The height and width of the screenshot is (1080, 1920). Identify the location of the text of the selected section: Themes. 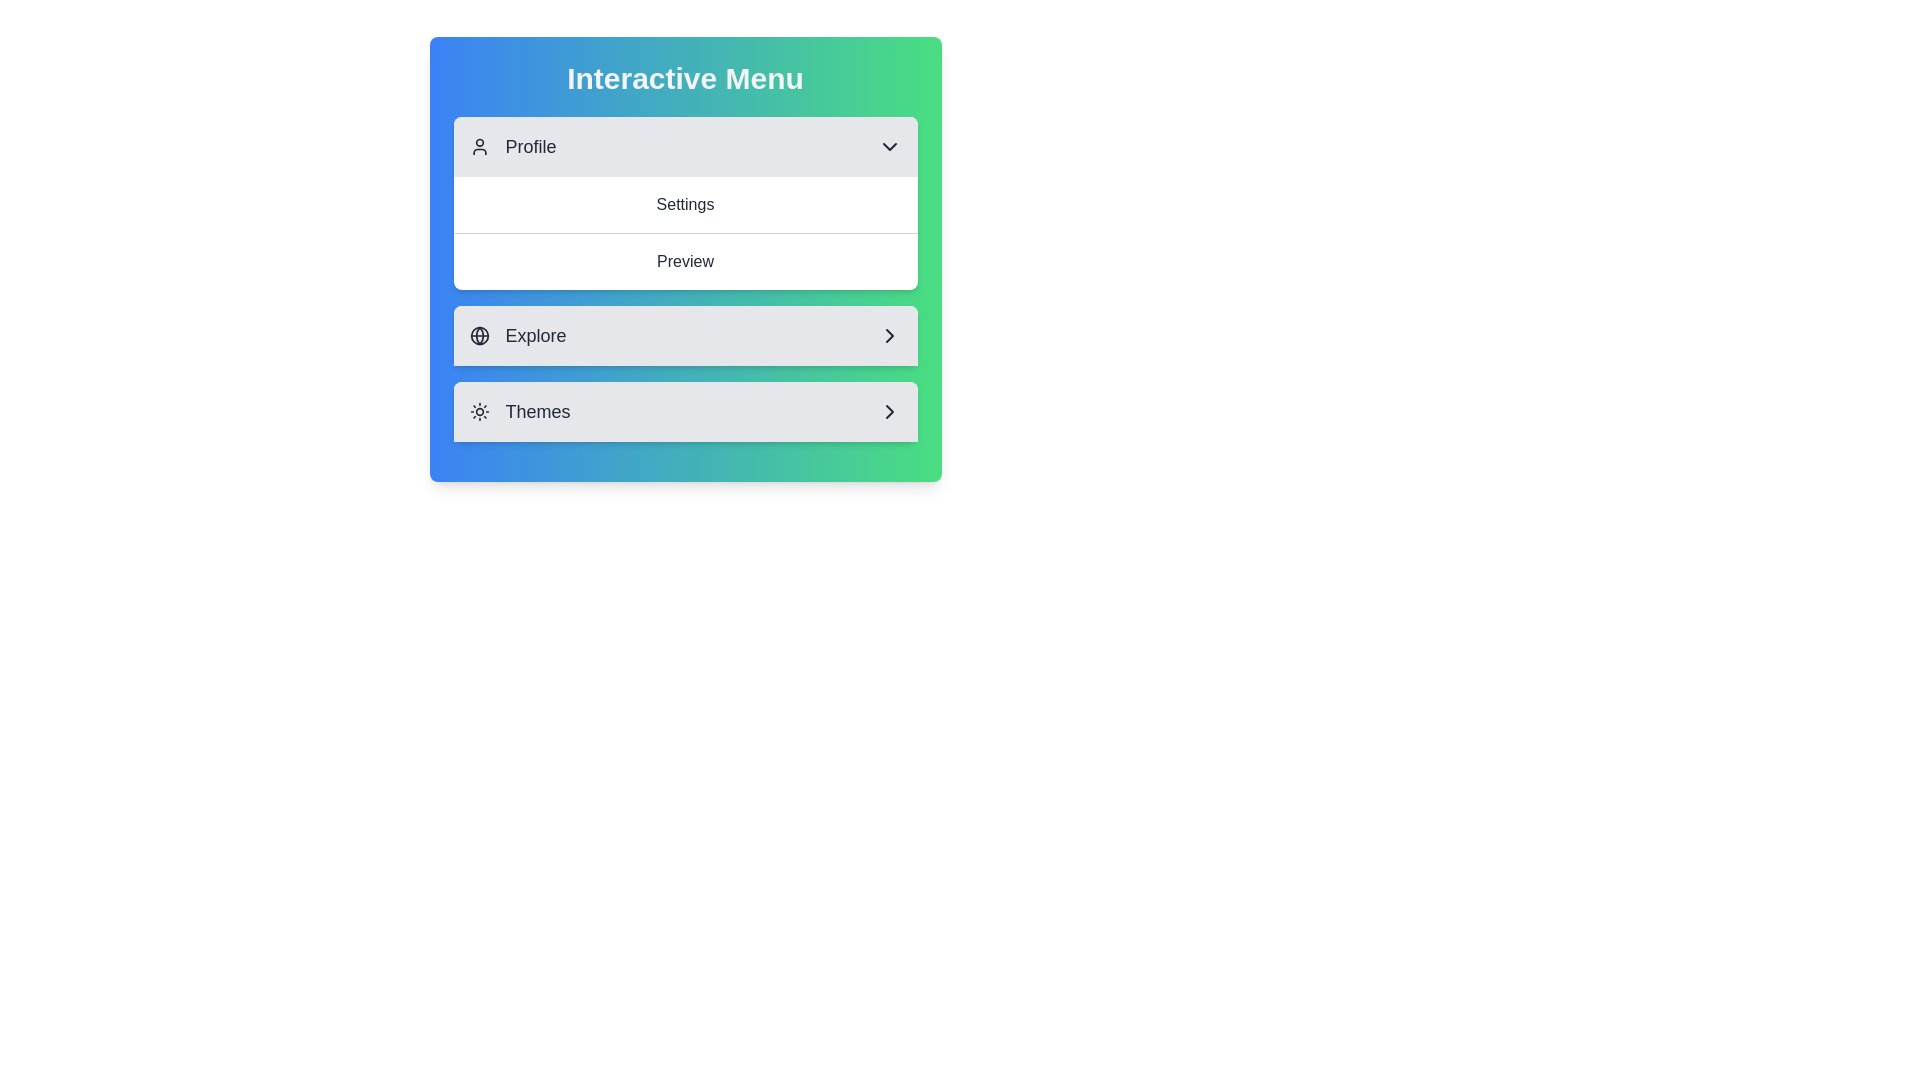
(685, 411).